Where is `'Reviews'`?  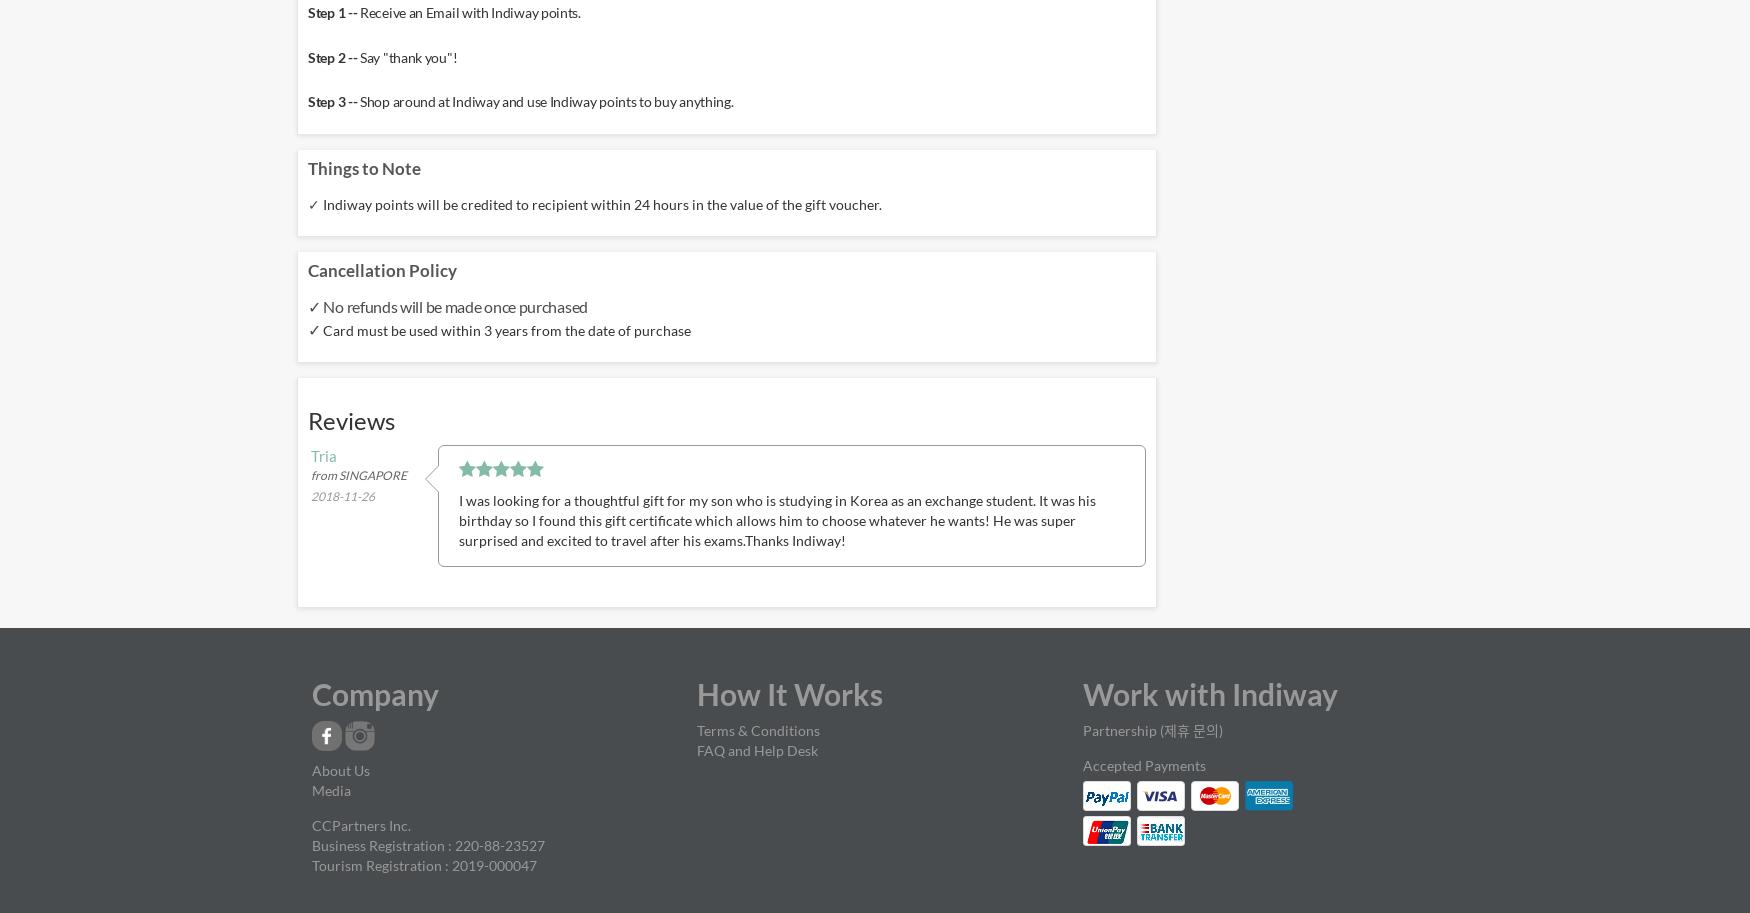
'Reviews' is located at coordinates (351, 420).